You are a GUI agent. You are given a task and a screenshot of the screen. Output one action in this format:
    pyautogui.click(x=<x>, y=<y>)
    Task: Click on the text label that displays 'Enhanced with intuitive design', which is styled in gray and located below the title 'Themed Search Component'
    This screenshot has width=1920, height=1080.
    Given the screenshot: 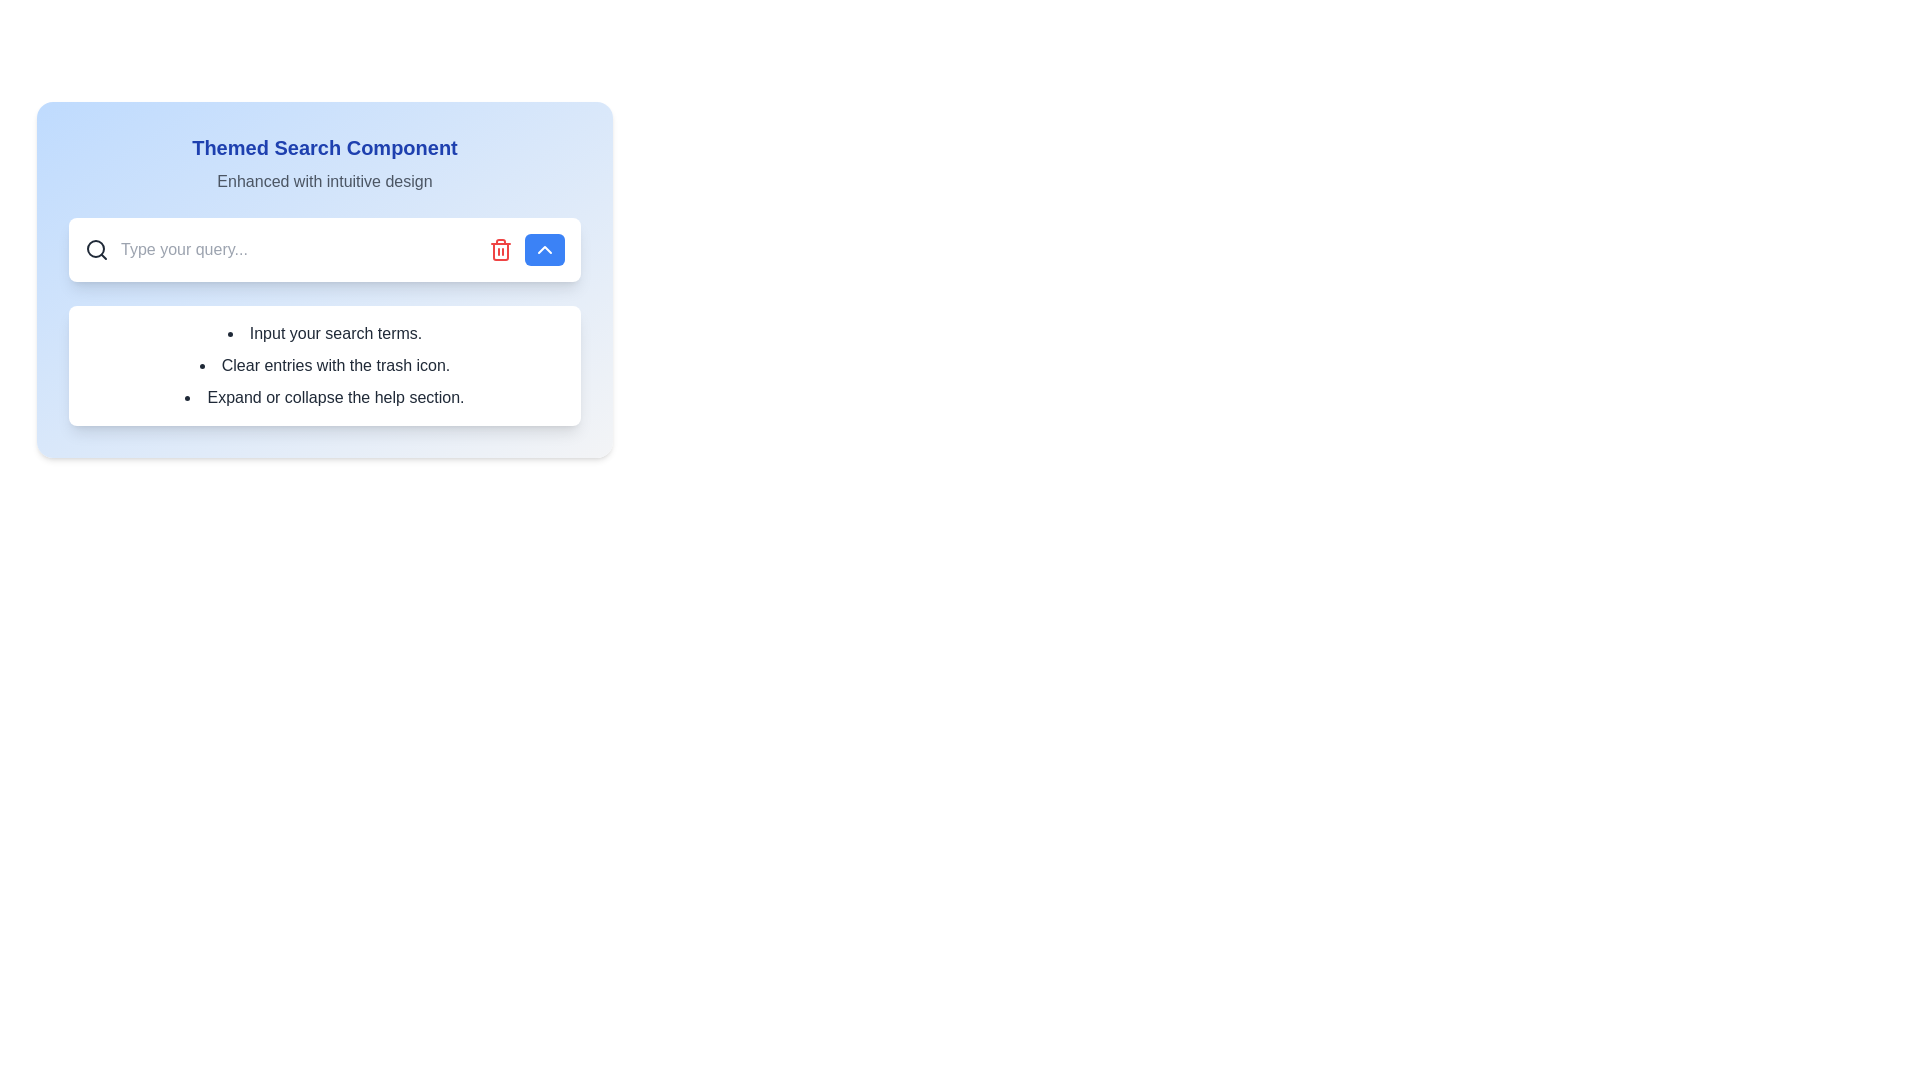 What is the action you would take?
    pyautogui.click(x=325, y=181)
    